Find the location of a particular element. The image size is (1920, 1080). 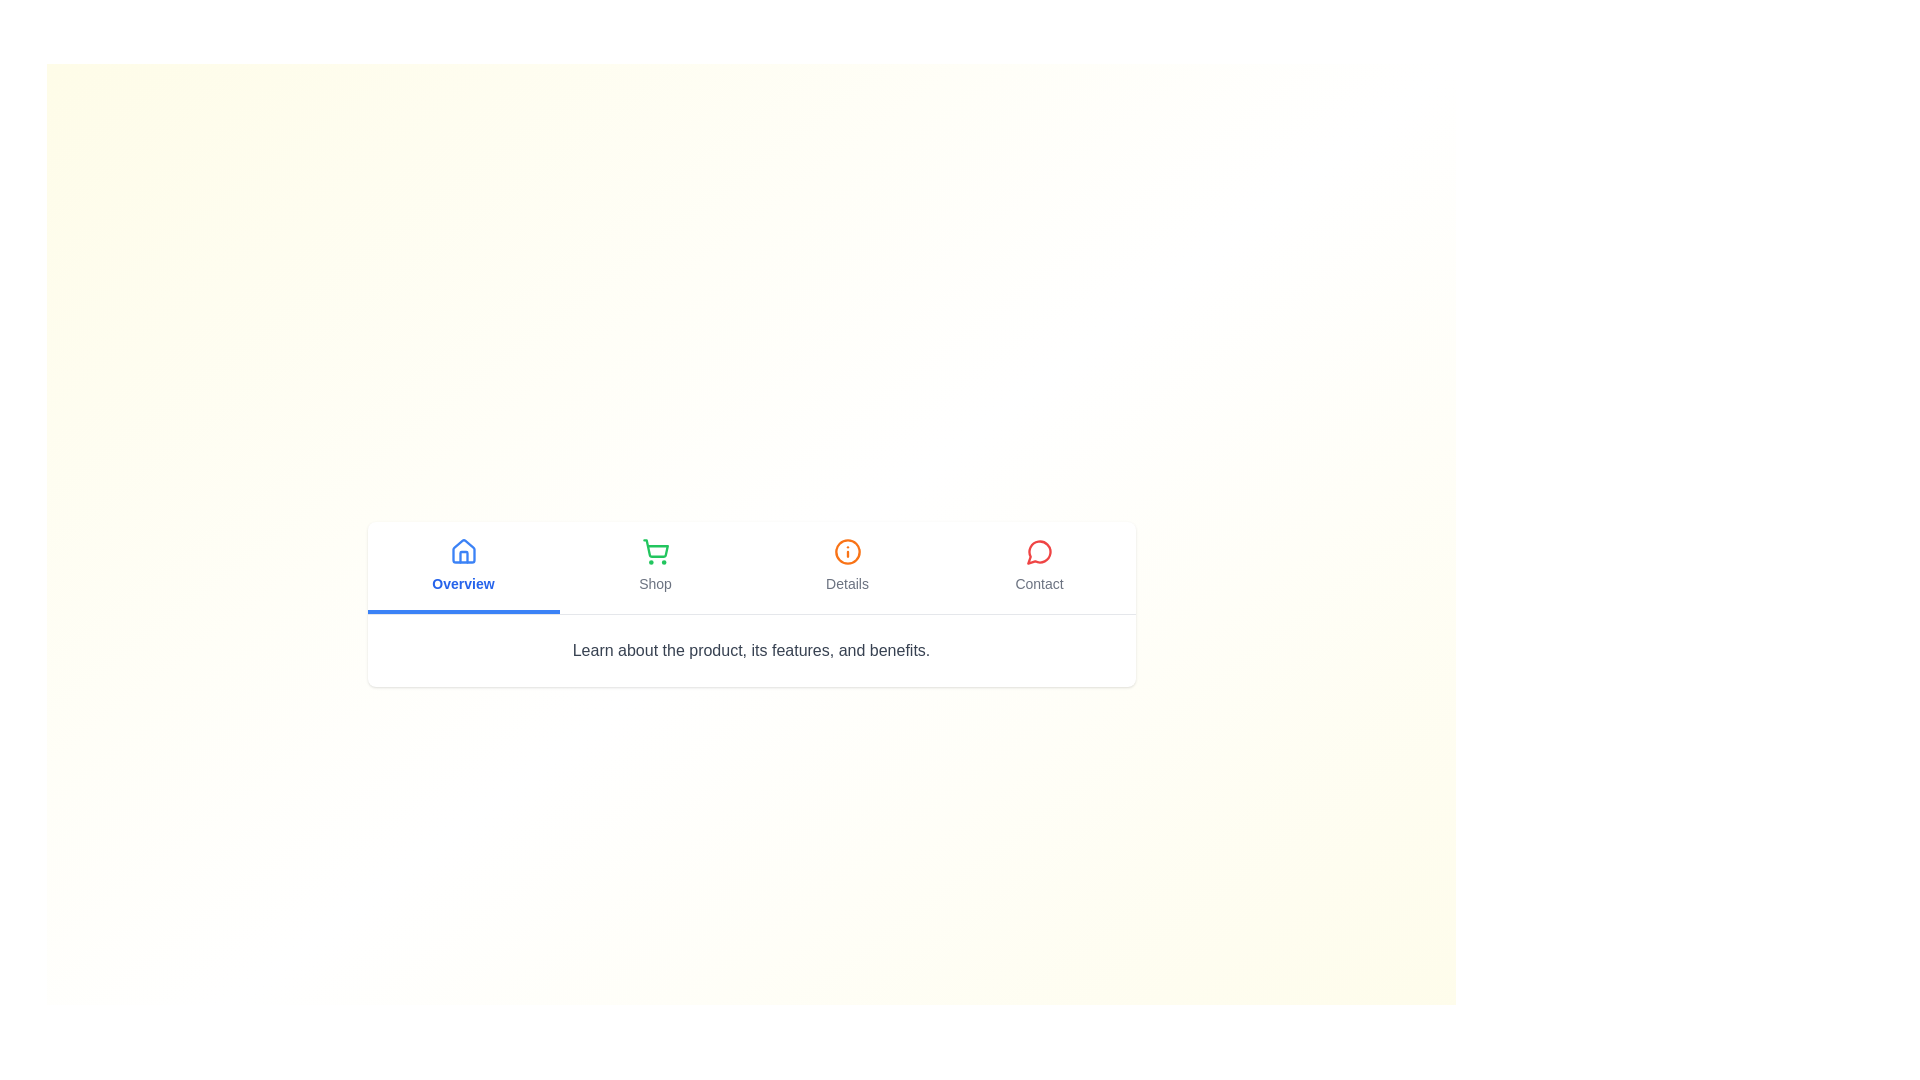

the Details tab to observe its hover effect is located at coordinates (847, 567).